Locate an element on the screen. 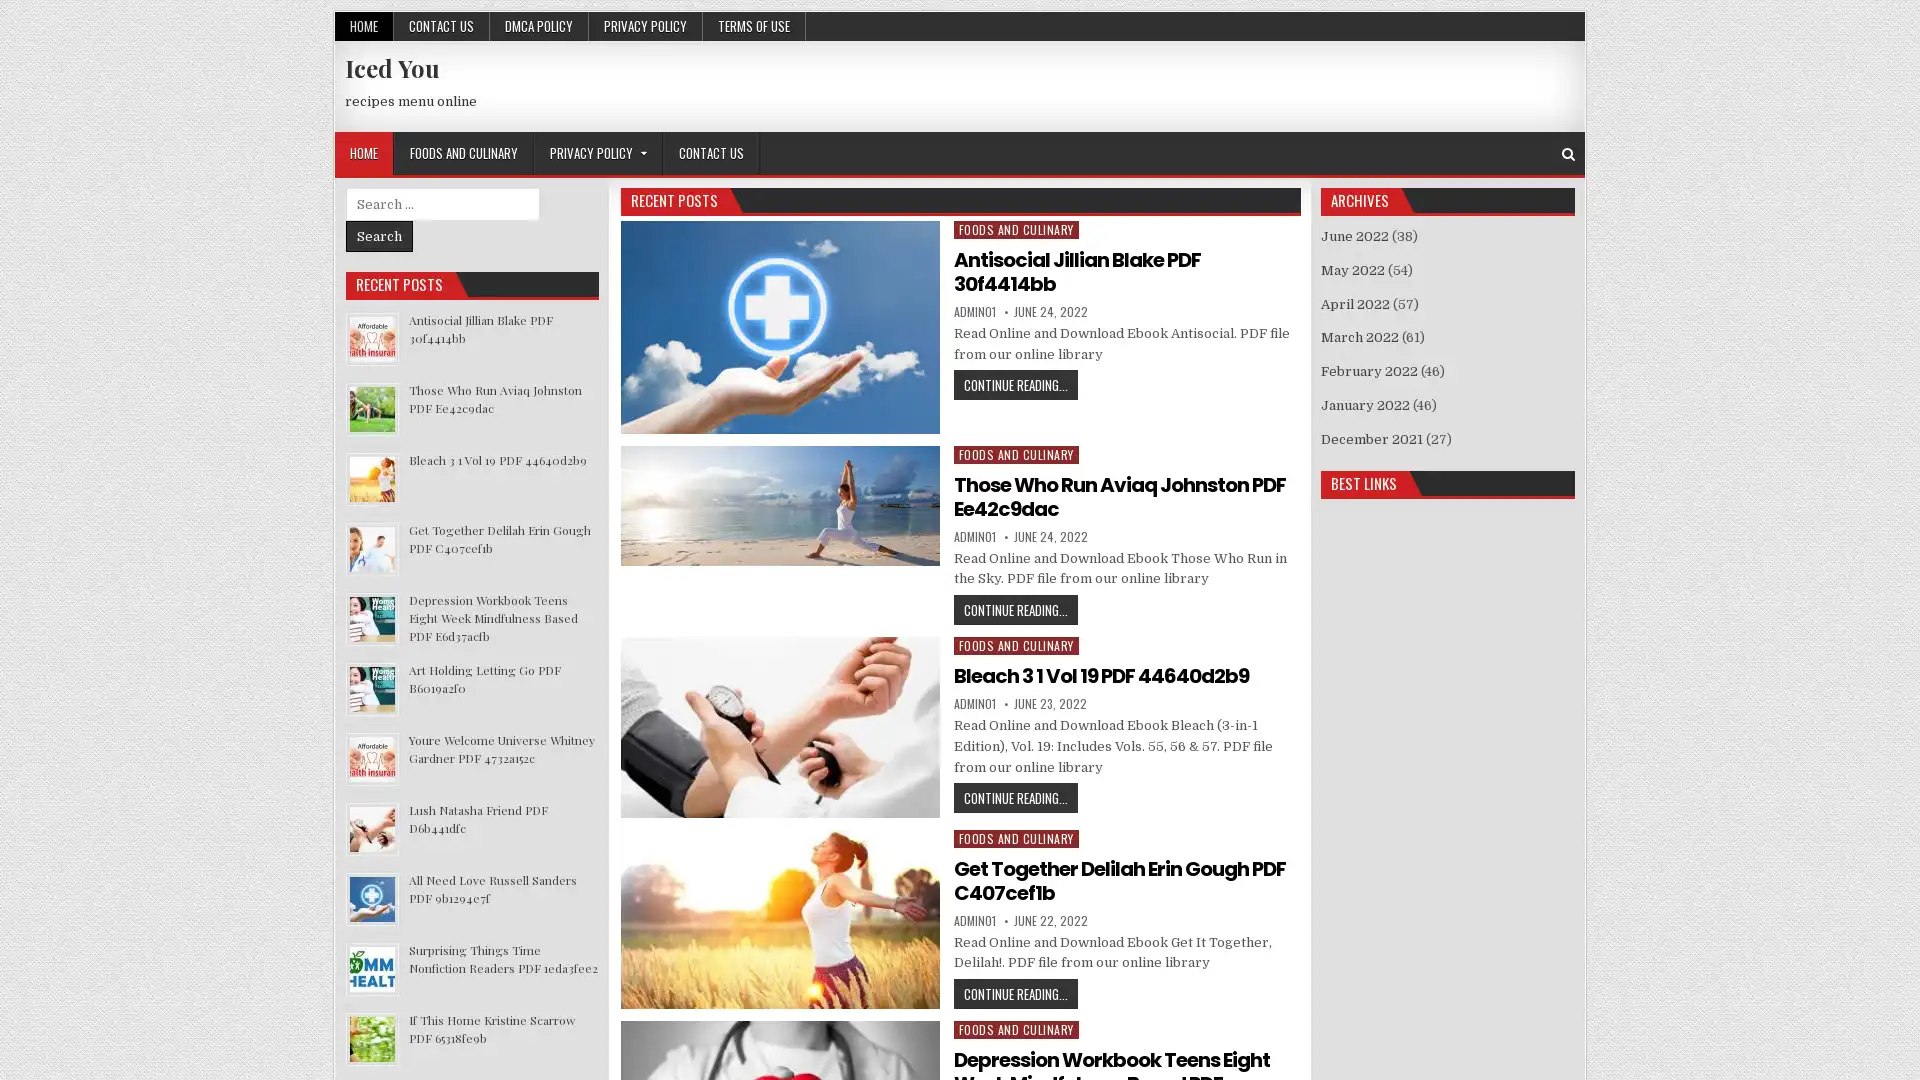  Search is located at coordinates (378, 235).